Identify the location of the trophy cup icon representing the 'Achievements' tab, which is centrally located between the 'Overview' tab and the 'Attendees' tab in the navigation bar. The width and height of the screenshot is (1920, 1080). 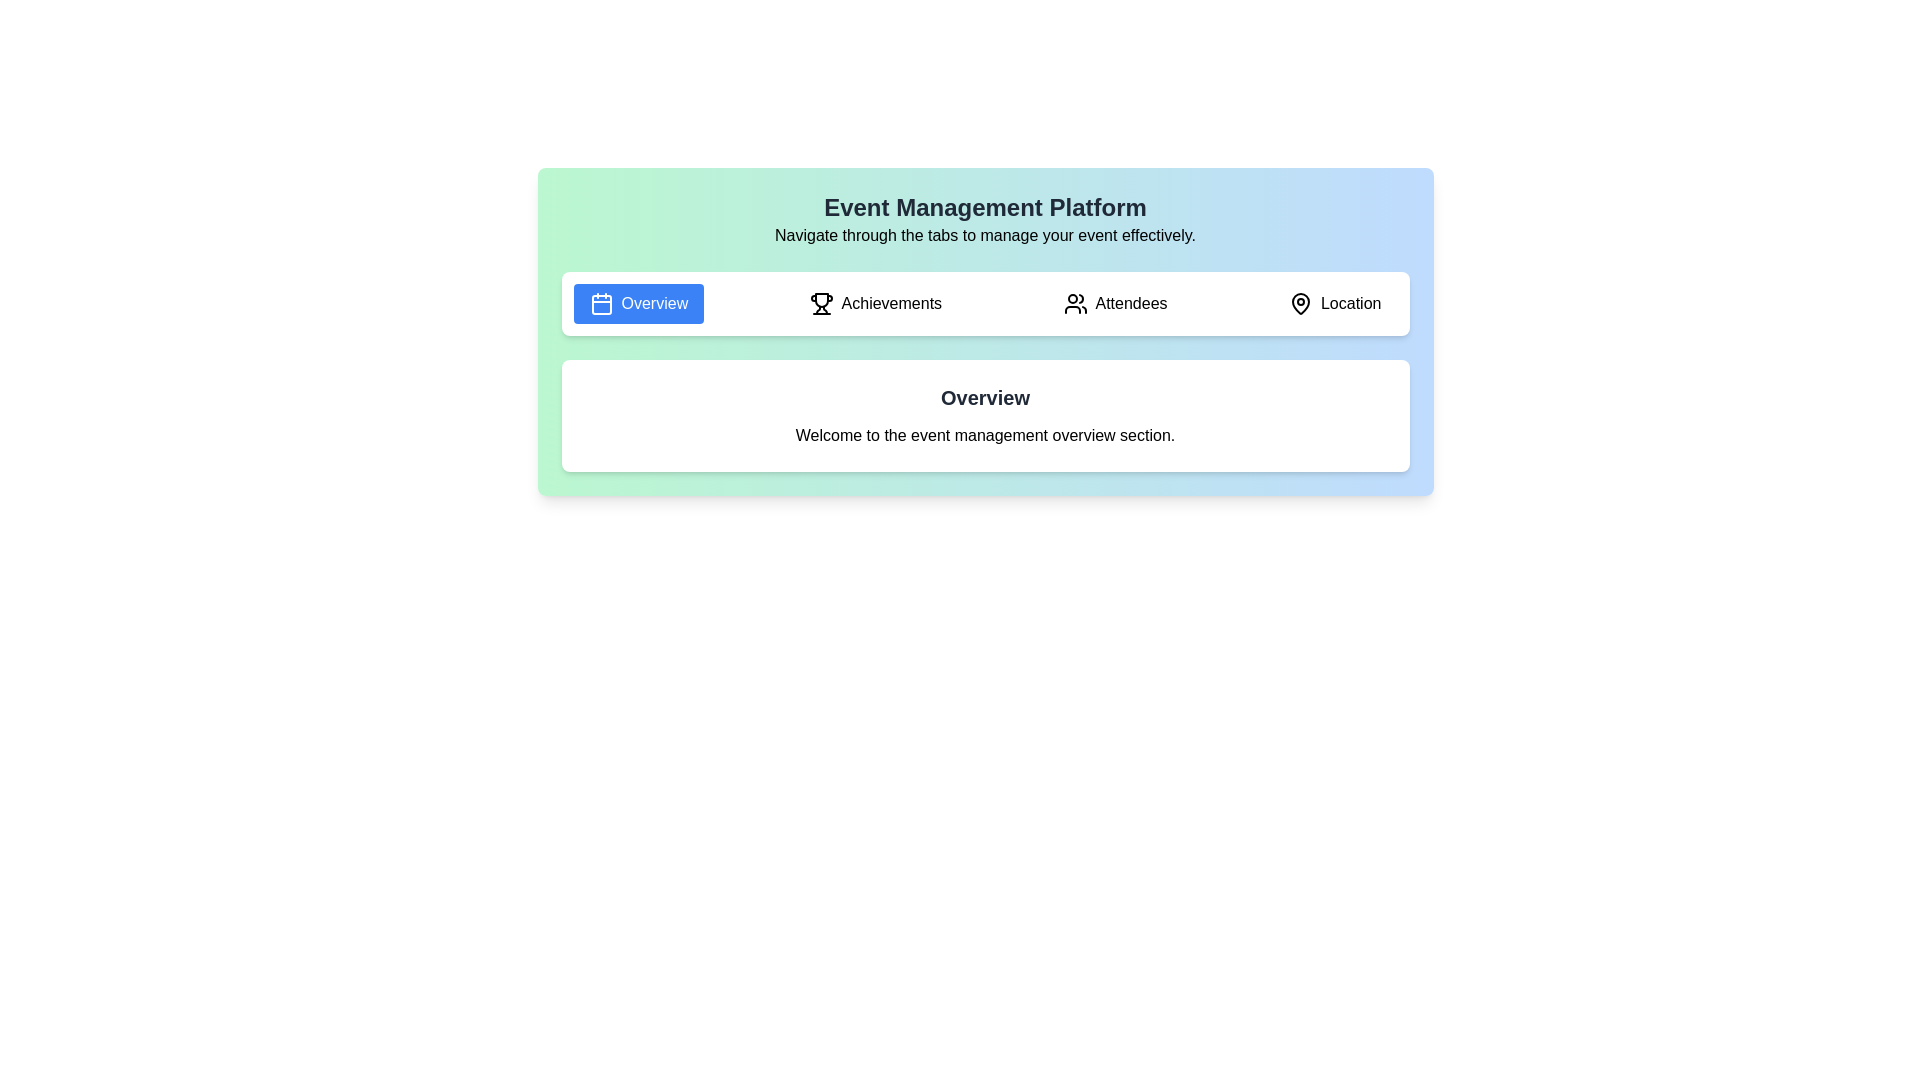
(821, 300).